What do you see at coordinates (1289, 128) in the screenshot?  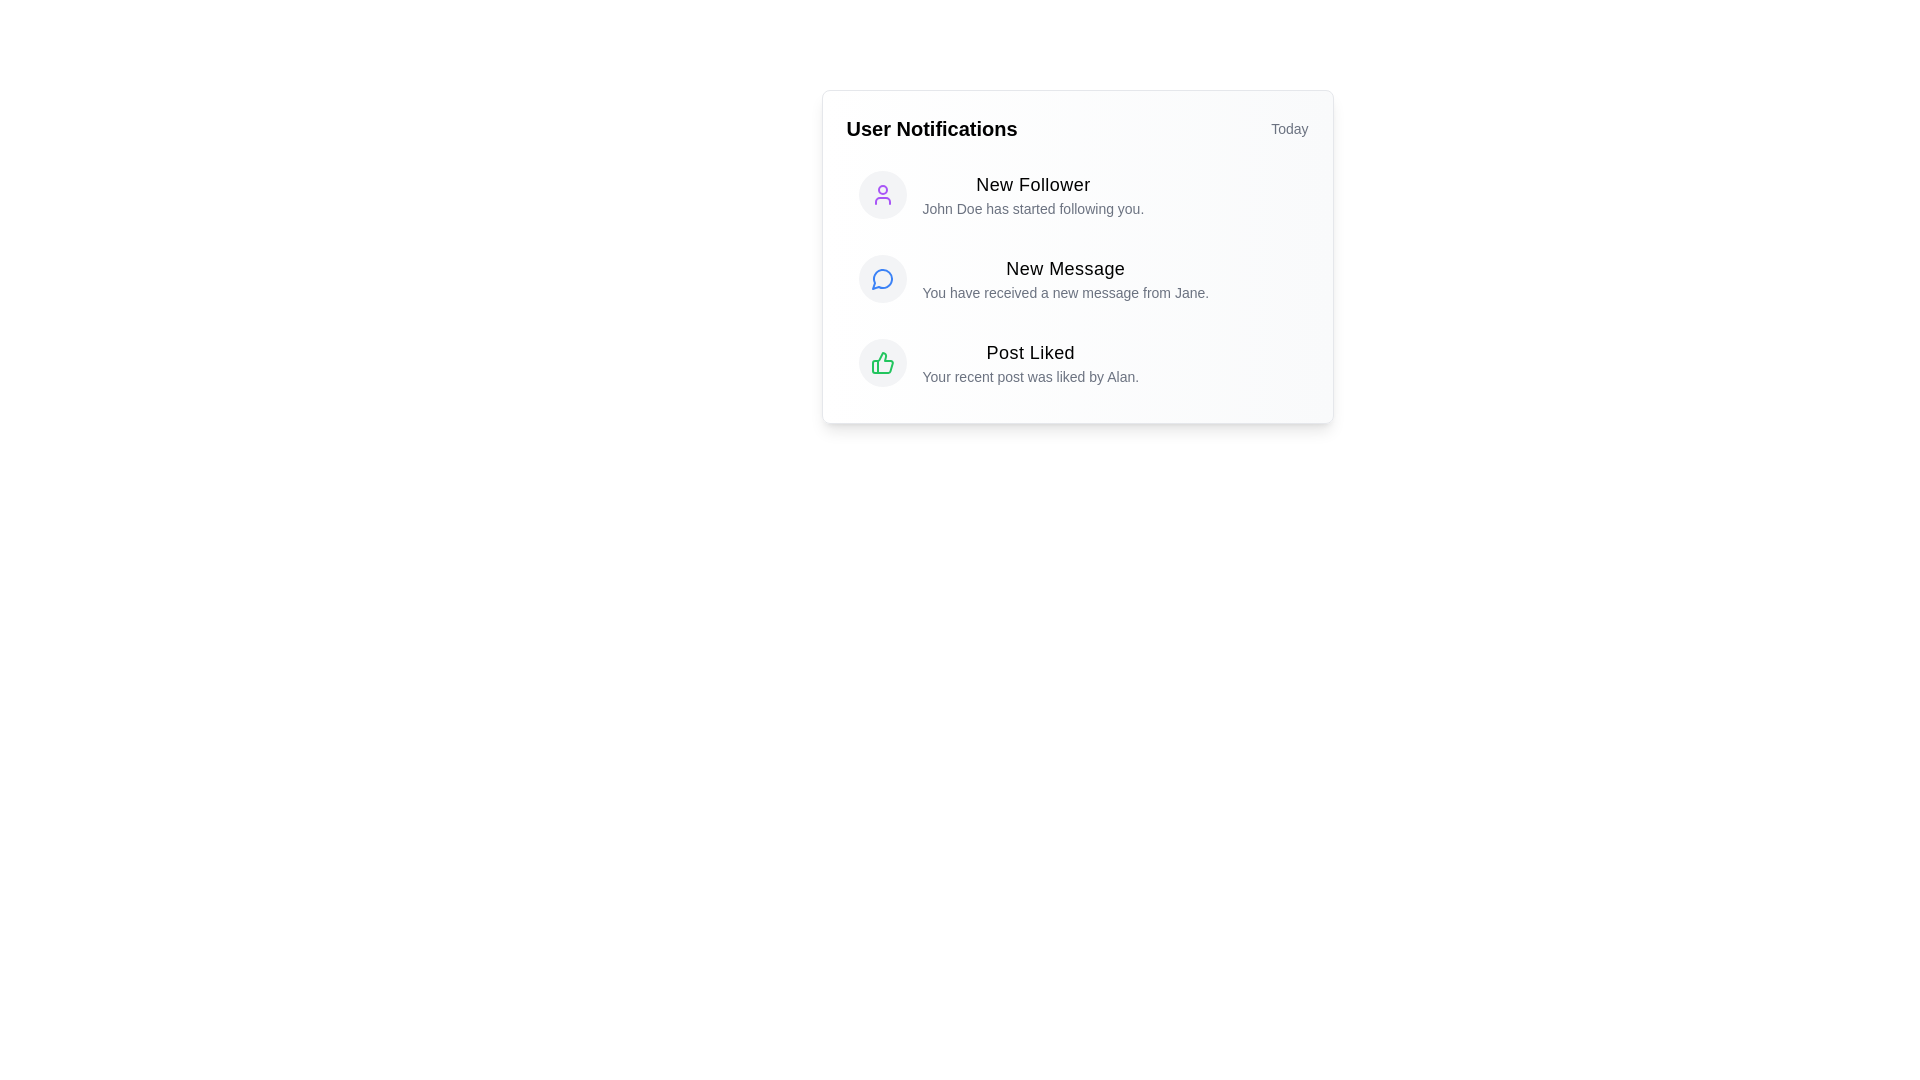 I see `the 'Today' text label, which is a small light gray text label positioned in the top-right corner of the User Notifications card header` at bounding box center [1289, 128].